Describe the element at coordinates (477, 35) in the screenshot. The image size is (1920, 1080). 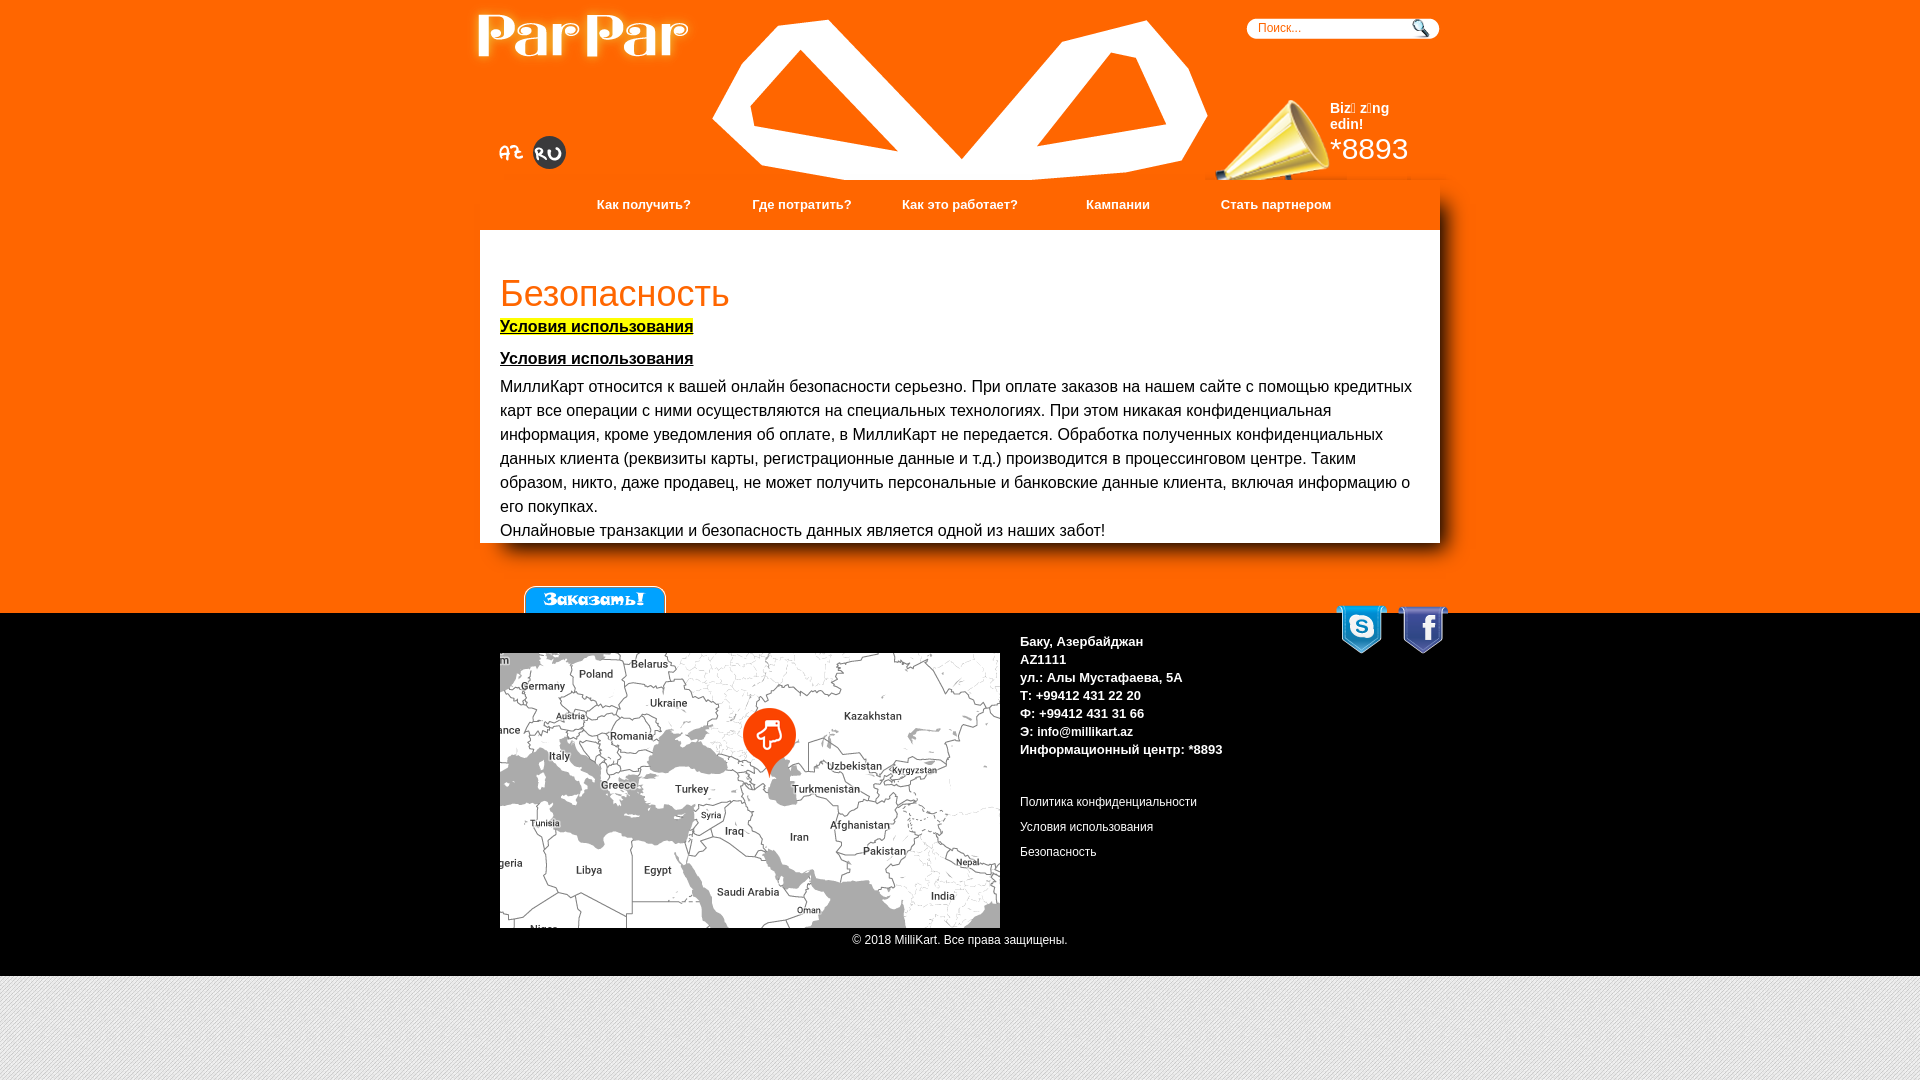
I see `'_'` at that location.